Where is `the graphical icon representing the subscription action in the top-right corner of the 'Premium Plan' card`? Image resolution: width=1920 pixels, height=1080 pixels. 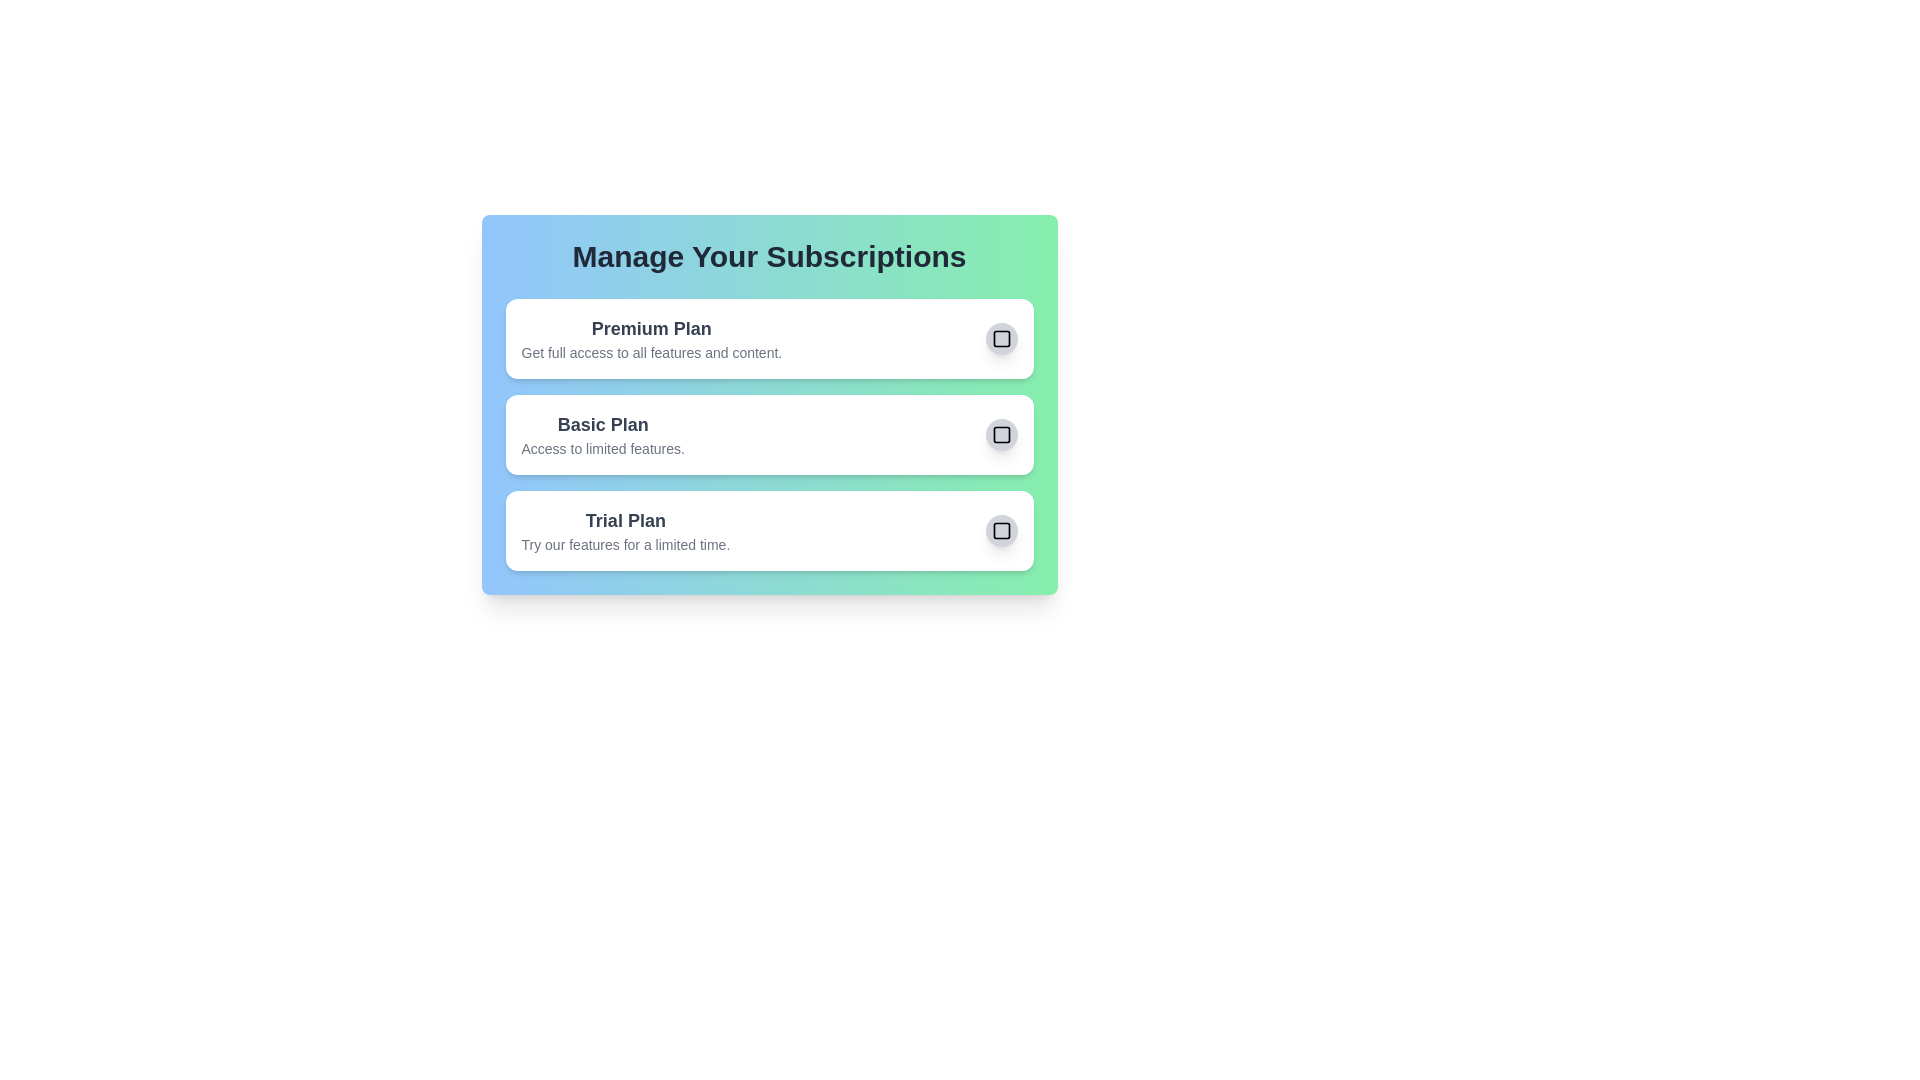
the graphical icon representing the subscription action in the top-right corner of the 'Premium Plan' card is located at coordinates (1001, 338).